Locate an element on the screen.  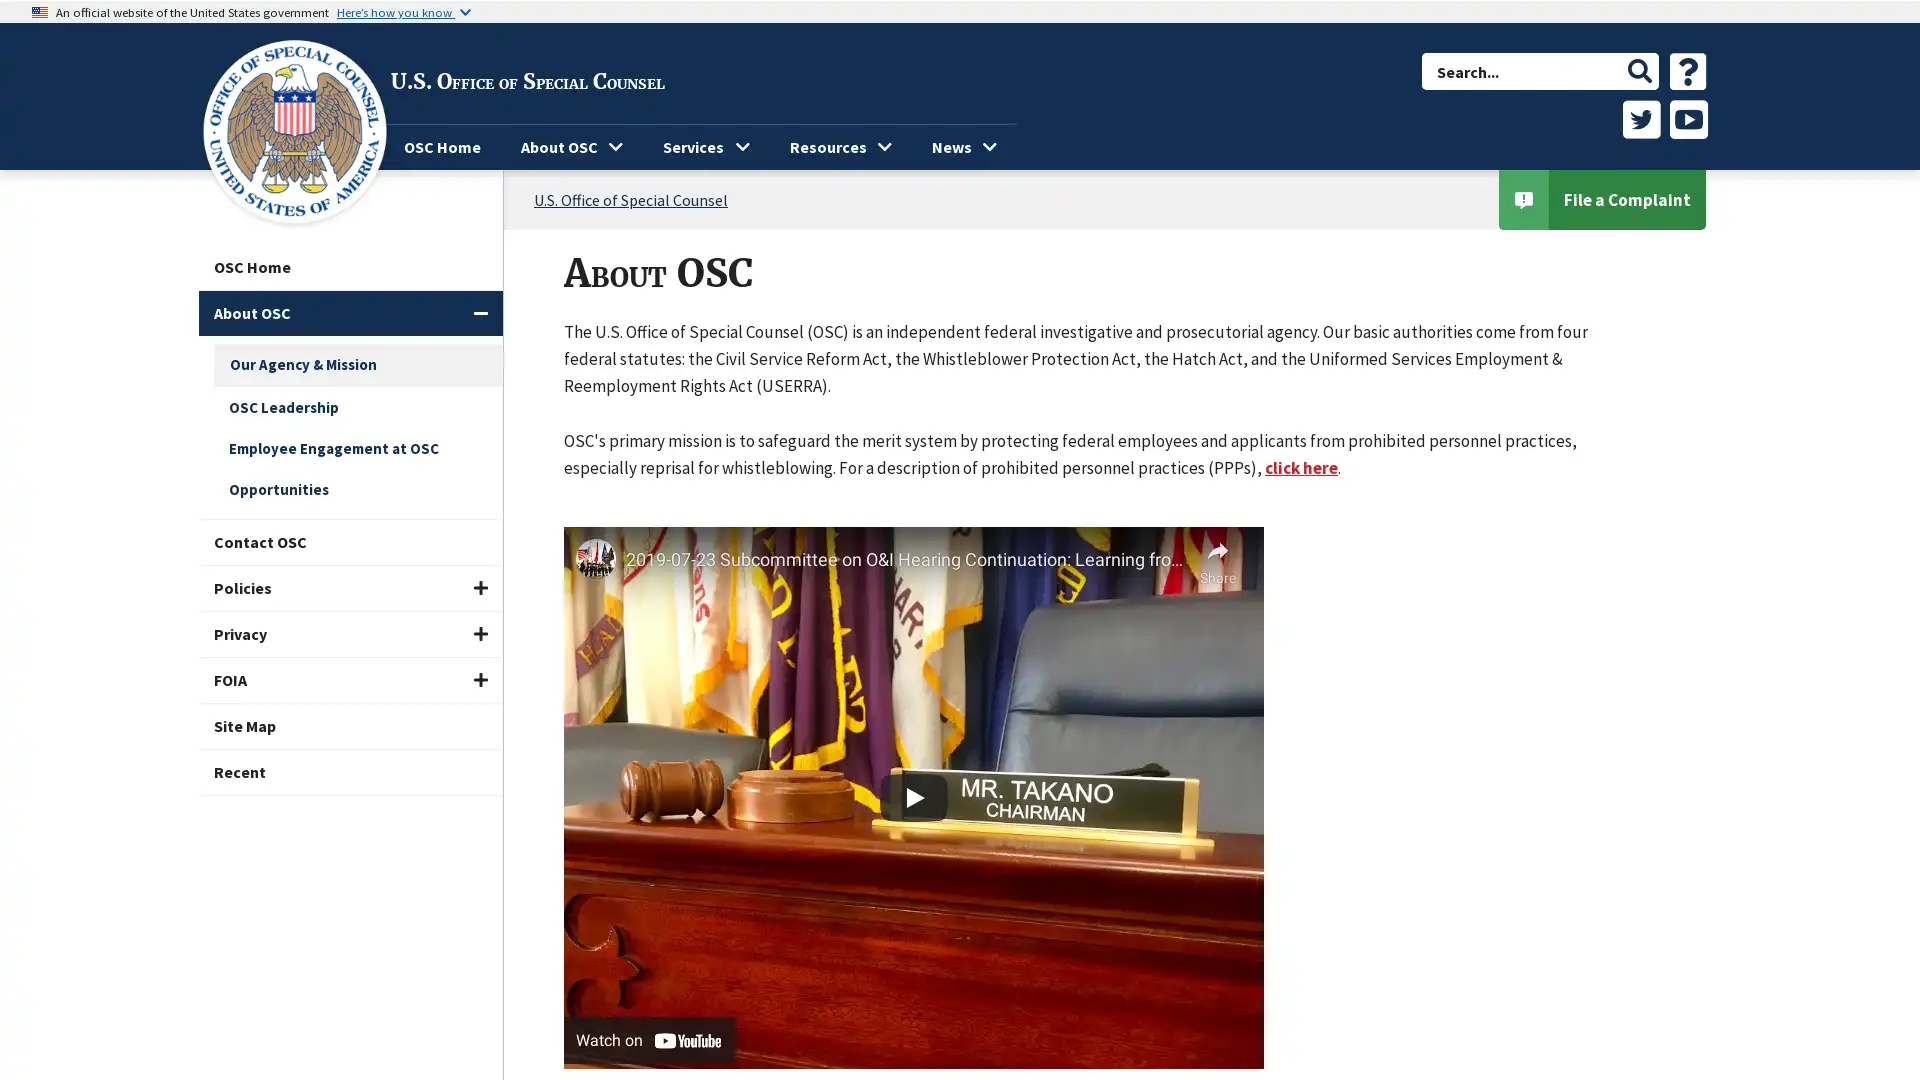
FOIA is located at coordinates (350, 679).